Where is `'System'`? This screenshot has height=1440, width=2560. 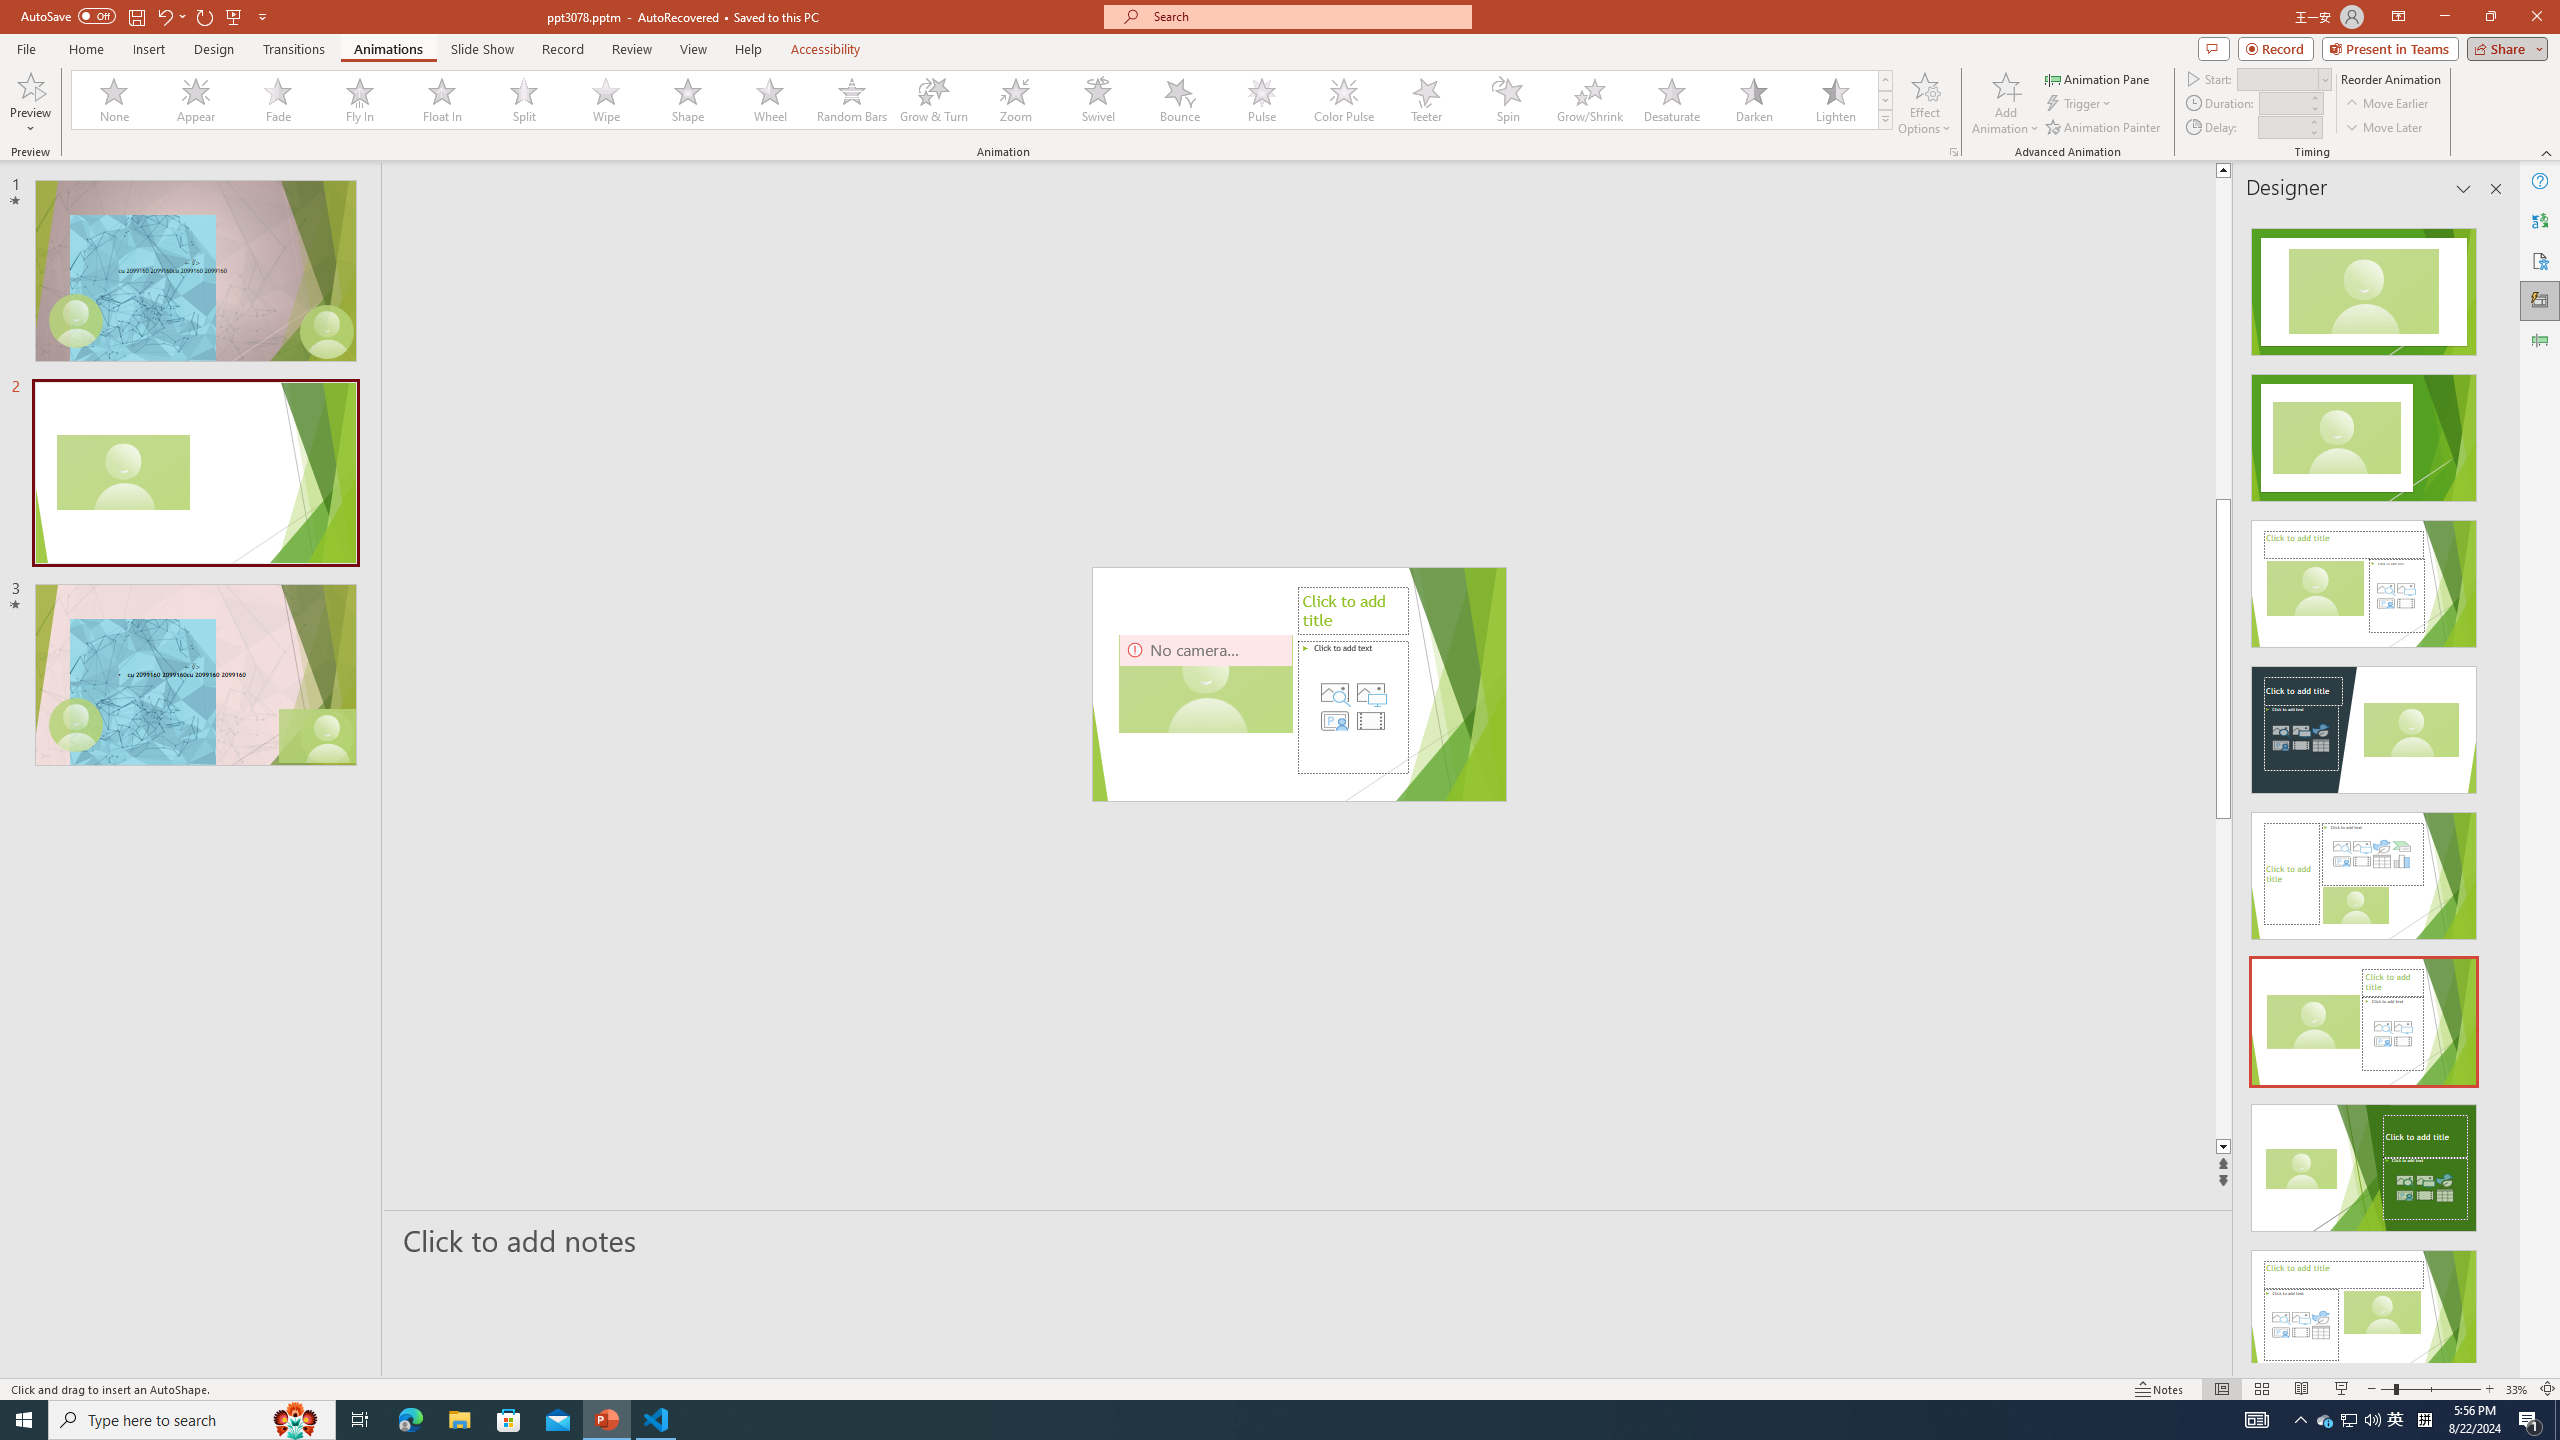
'System' is located at coordinates (11, 9).